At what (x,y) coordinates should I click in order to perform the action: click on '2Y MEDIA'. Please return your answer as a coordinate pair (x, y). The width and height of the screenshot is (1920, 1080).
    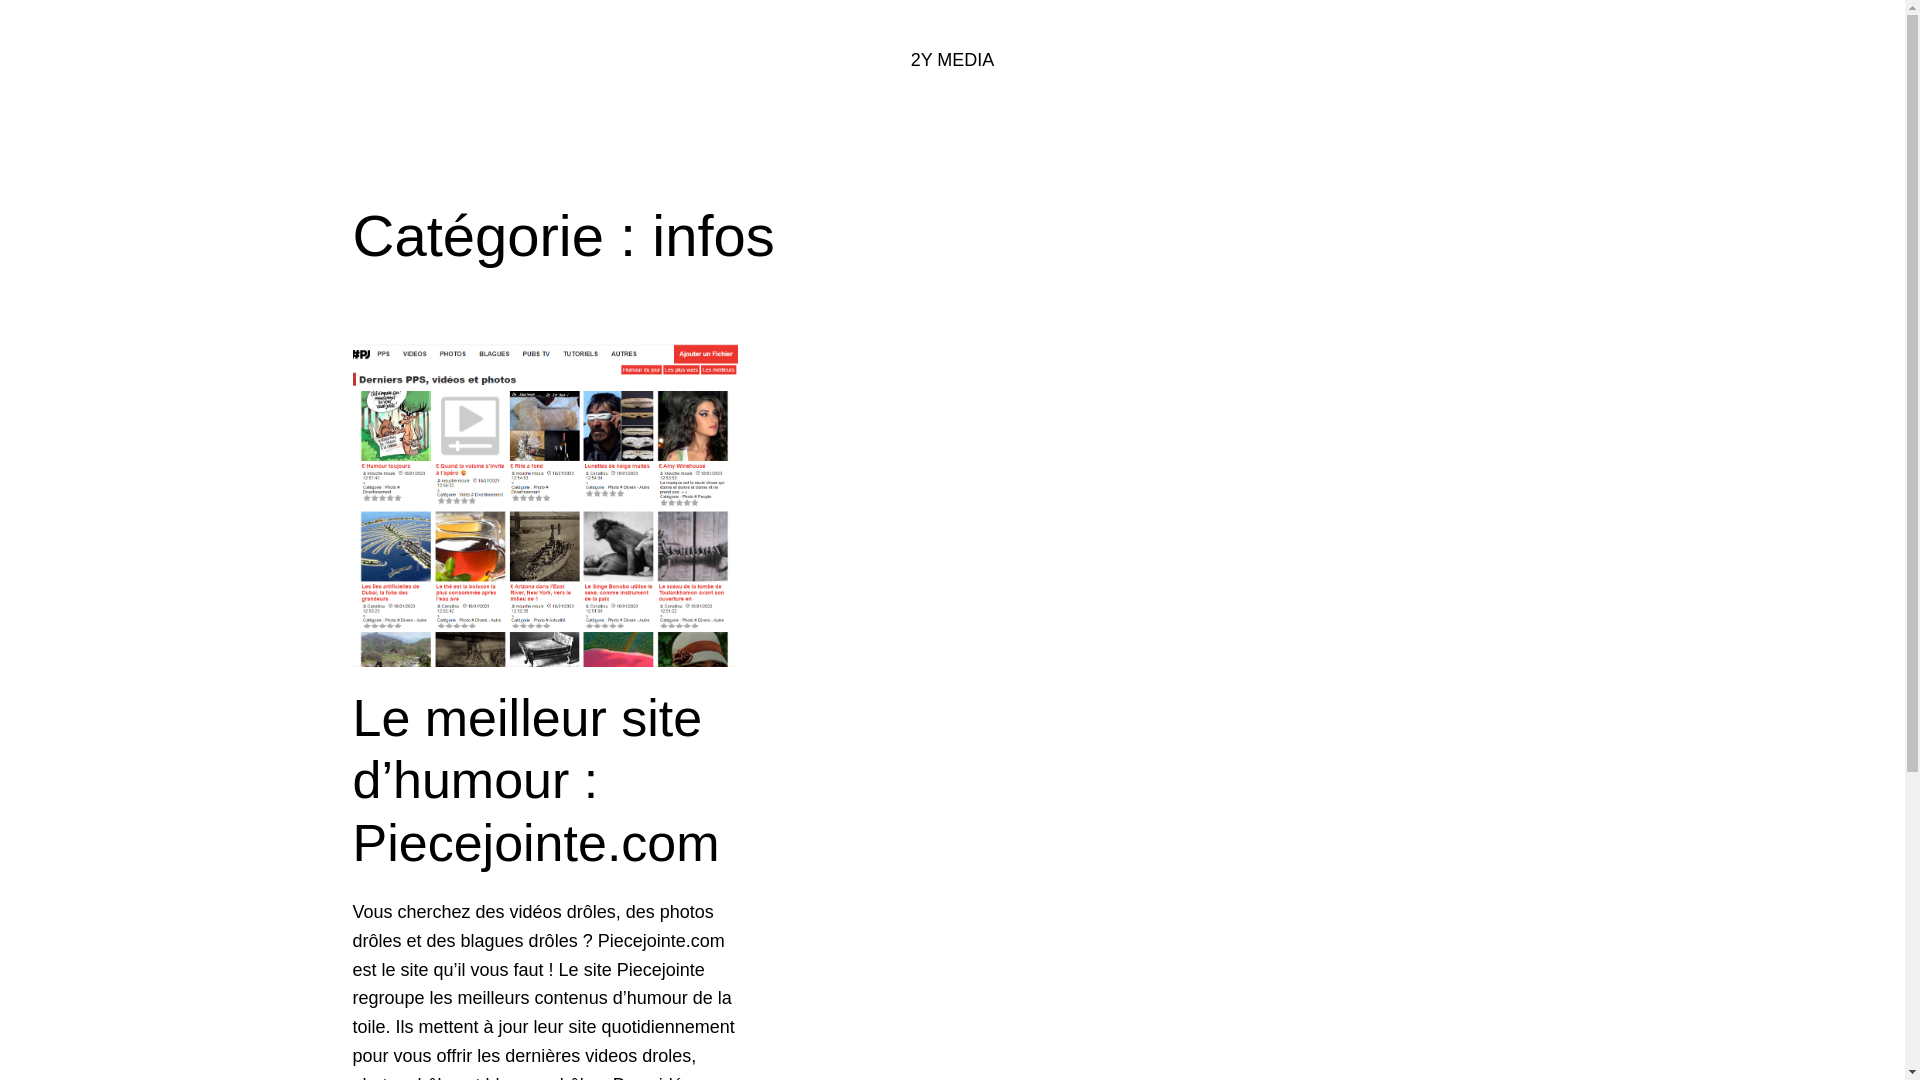
    Looking at the image, I should click on (952, 59).